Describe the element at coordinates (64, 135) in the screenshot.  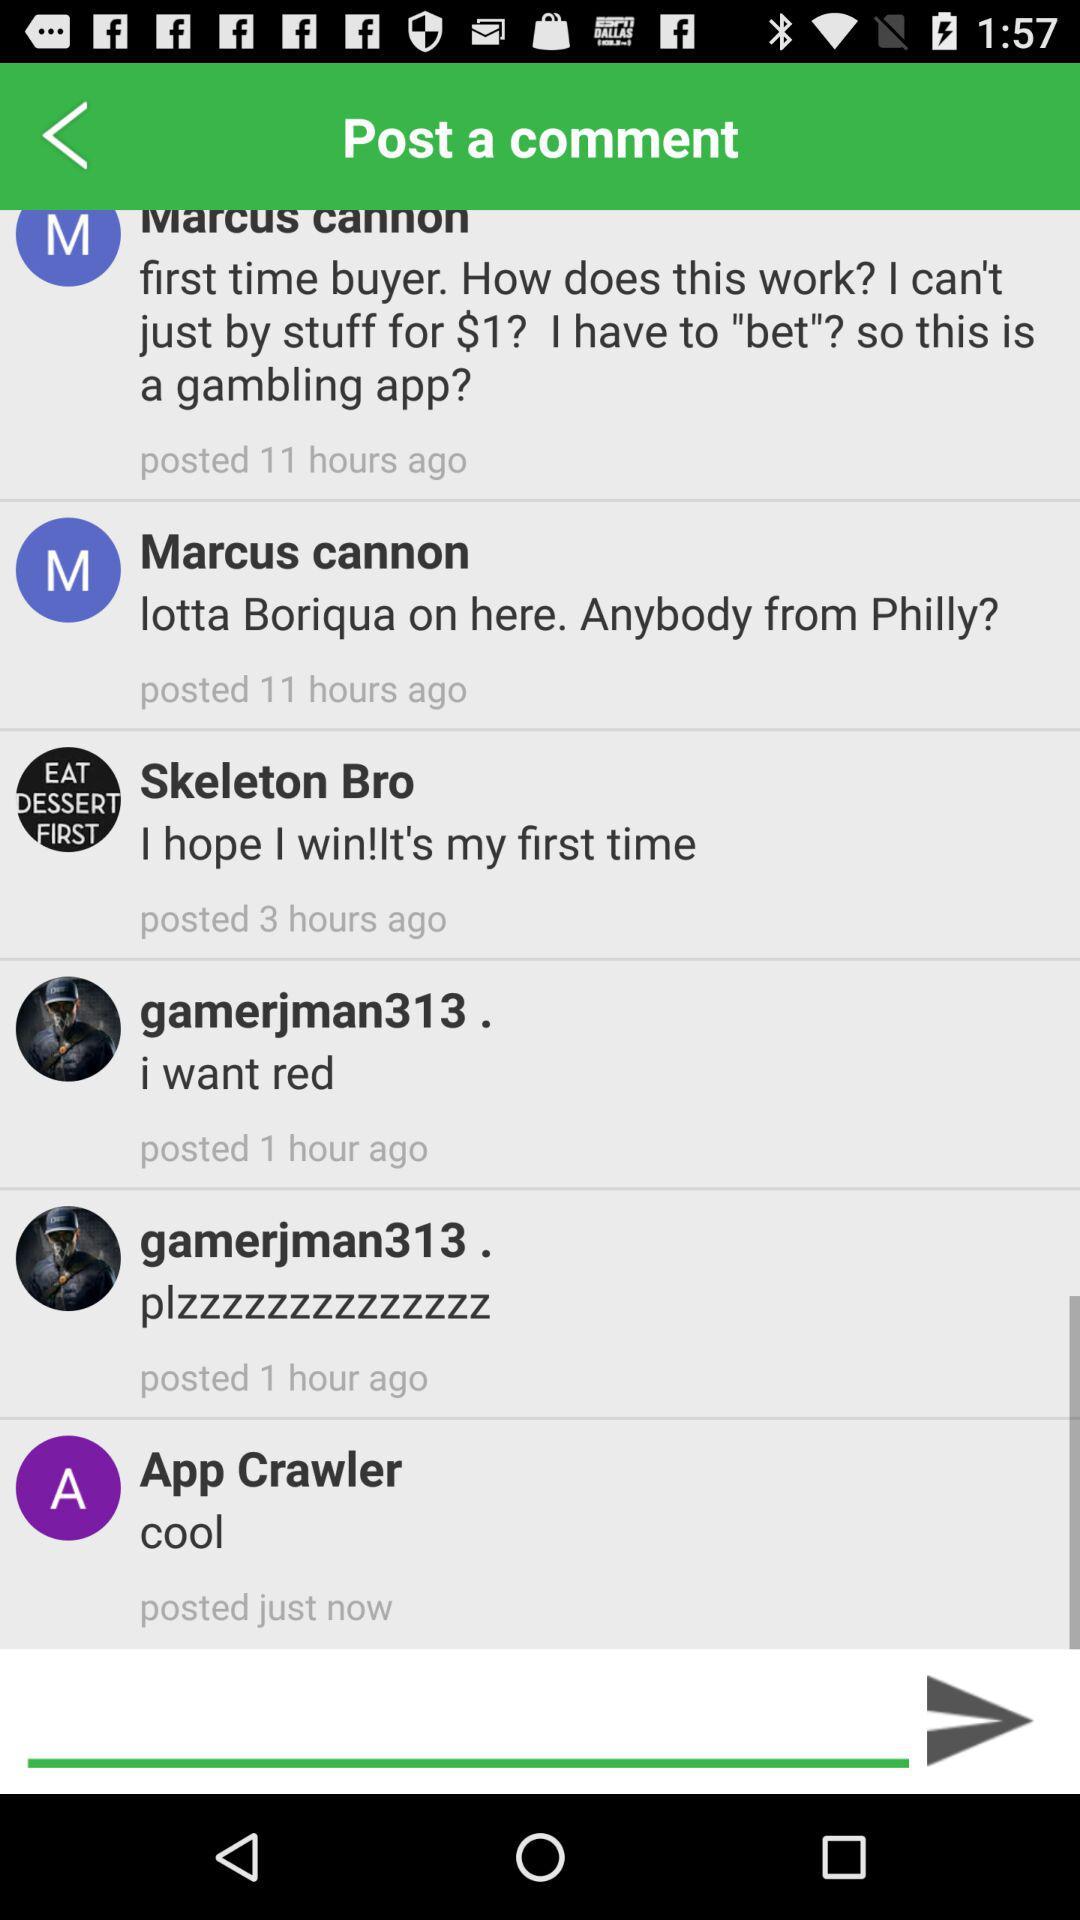
I see `icon to the left of marcus cannon` at that location.